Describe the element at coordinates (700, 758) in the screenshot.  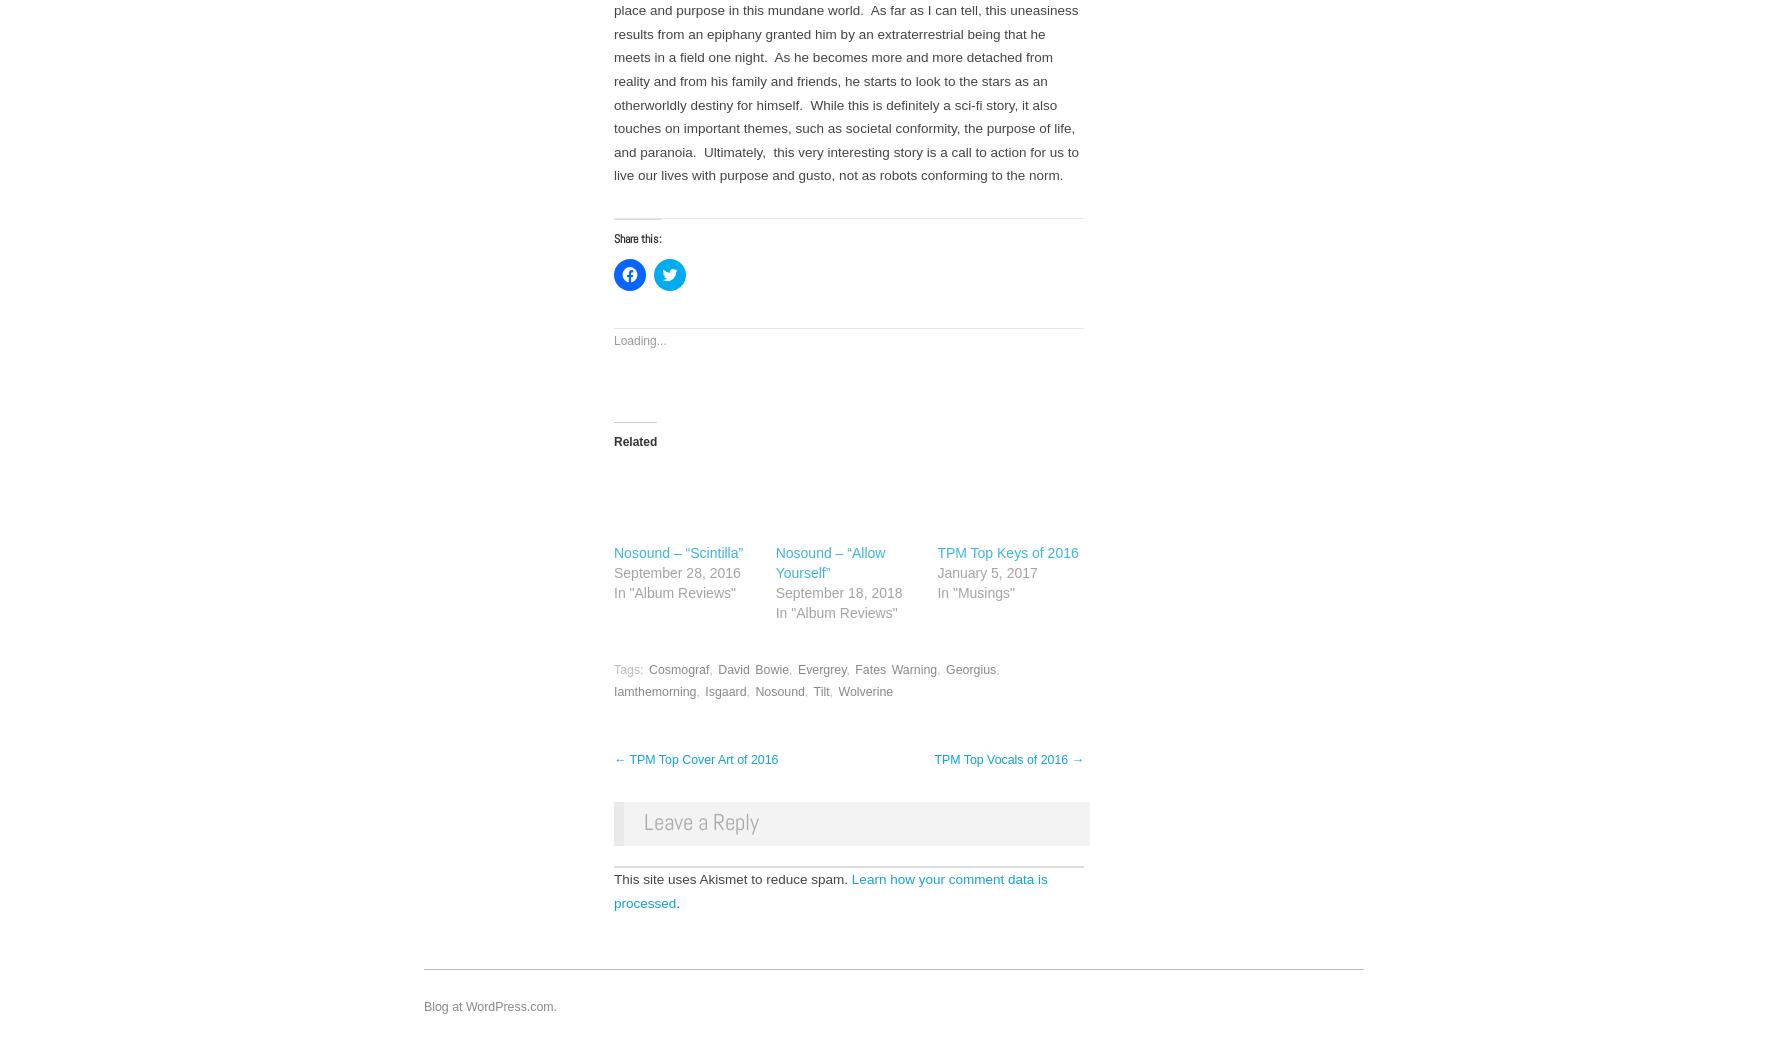
I see `'TPM Top Cover Art of 2016'` at that location.